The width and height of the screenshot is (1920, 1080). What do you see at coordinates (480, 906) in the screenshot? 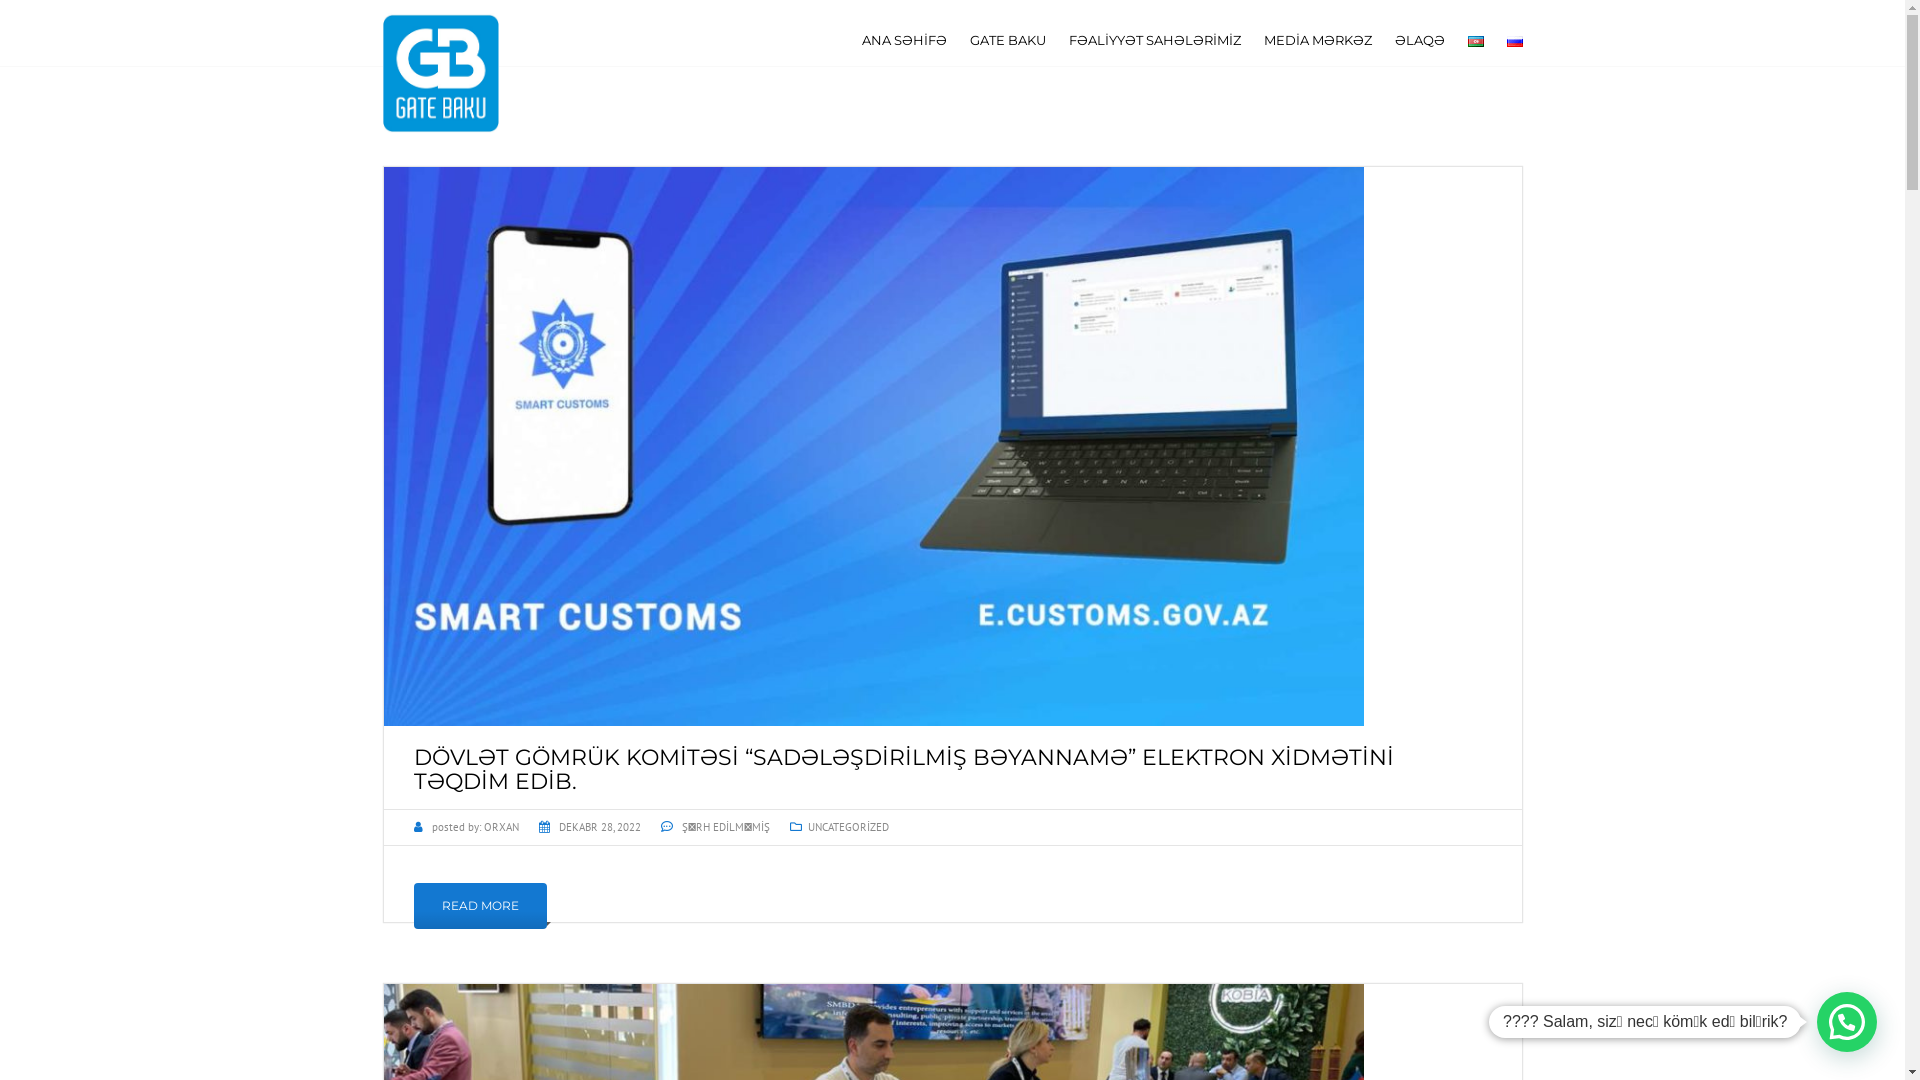
I see `'READ MORE'` at bounding box center [480, 906].